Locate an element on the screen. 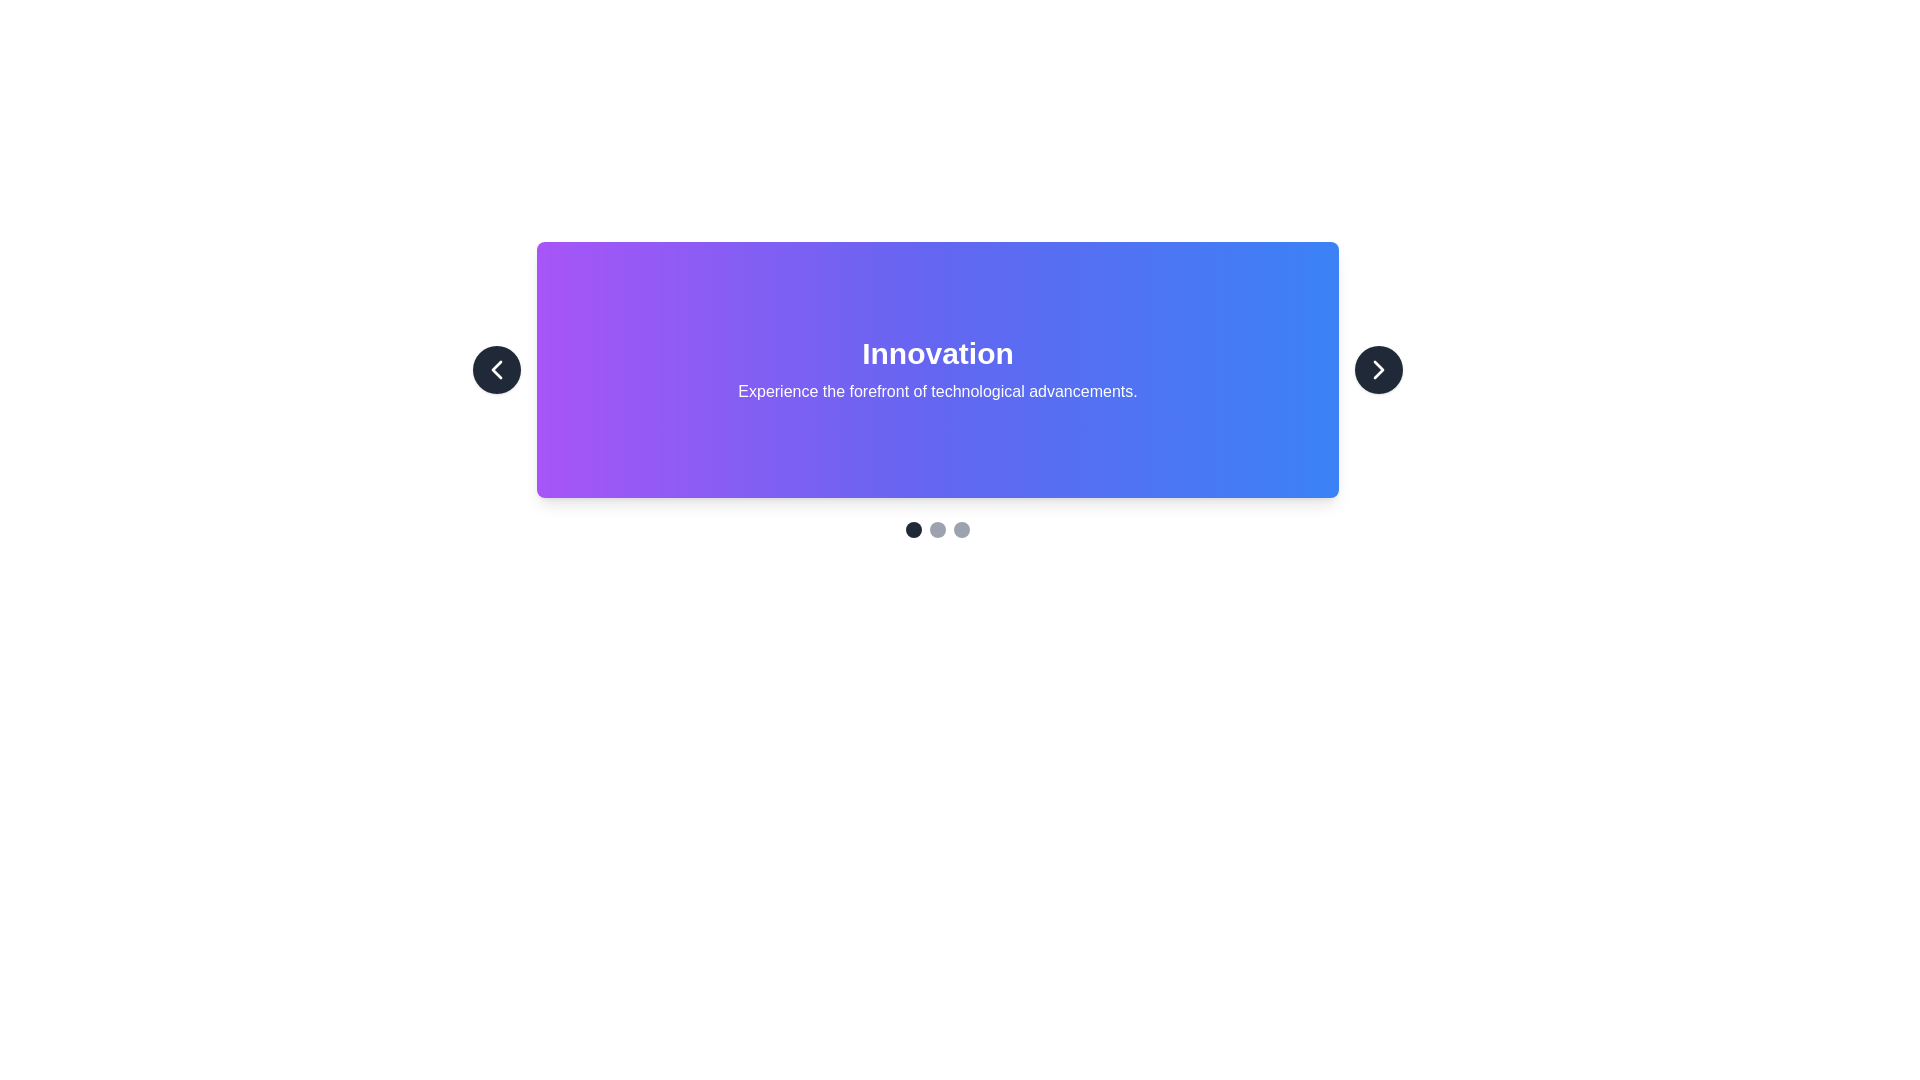 The image size is (1920, 1080). the Text block containing the heading 'Innovation' and the subheading 'Experience the forefront of technological advancements.' is located at coordinates (936, 370).